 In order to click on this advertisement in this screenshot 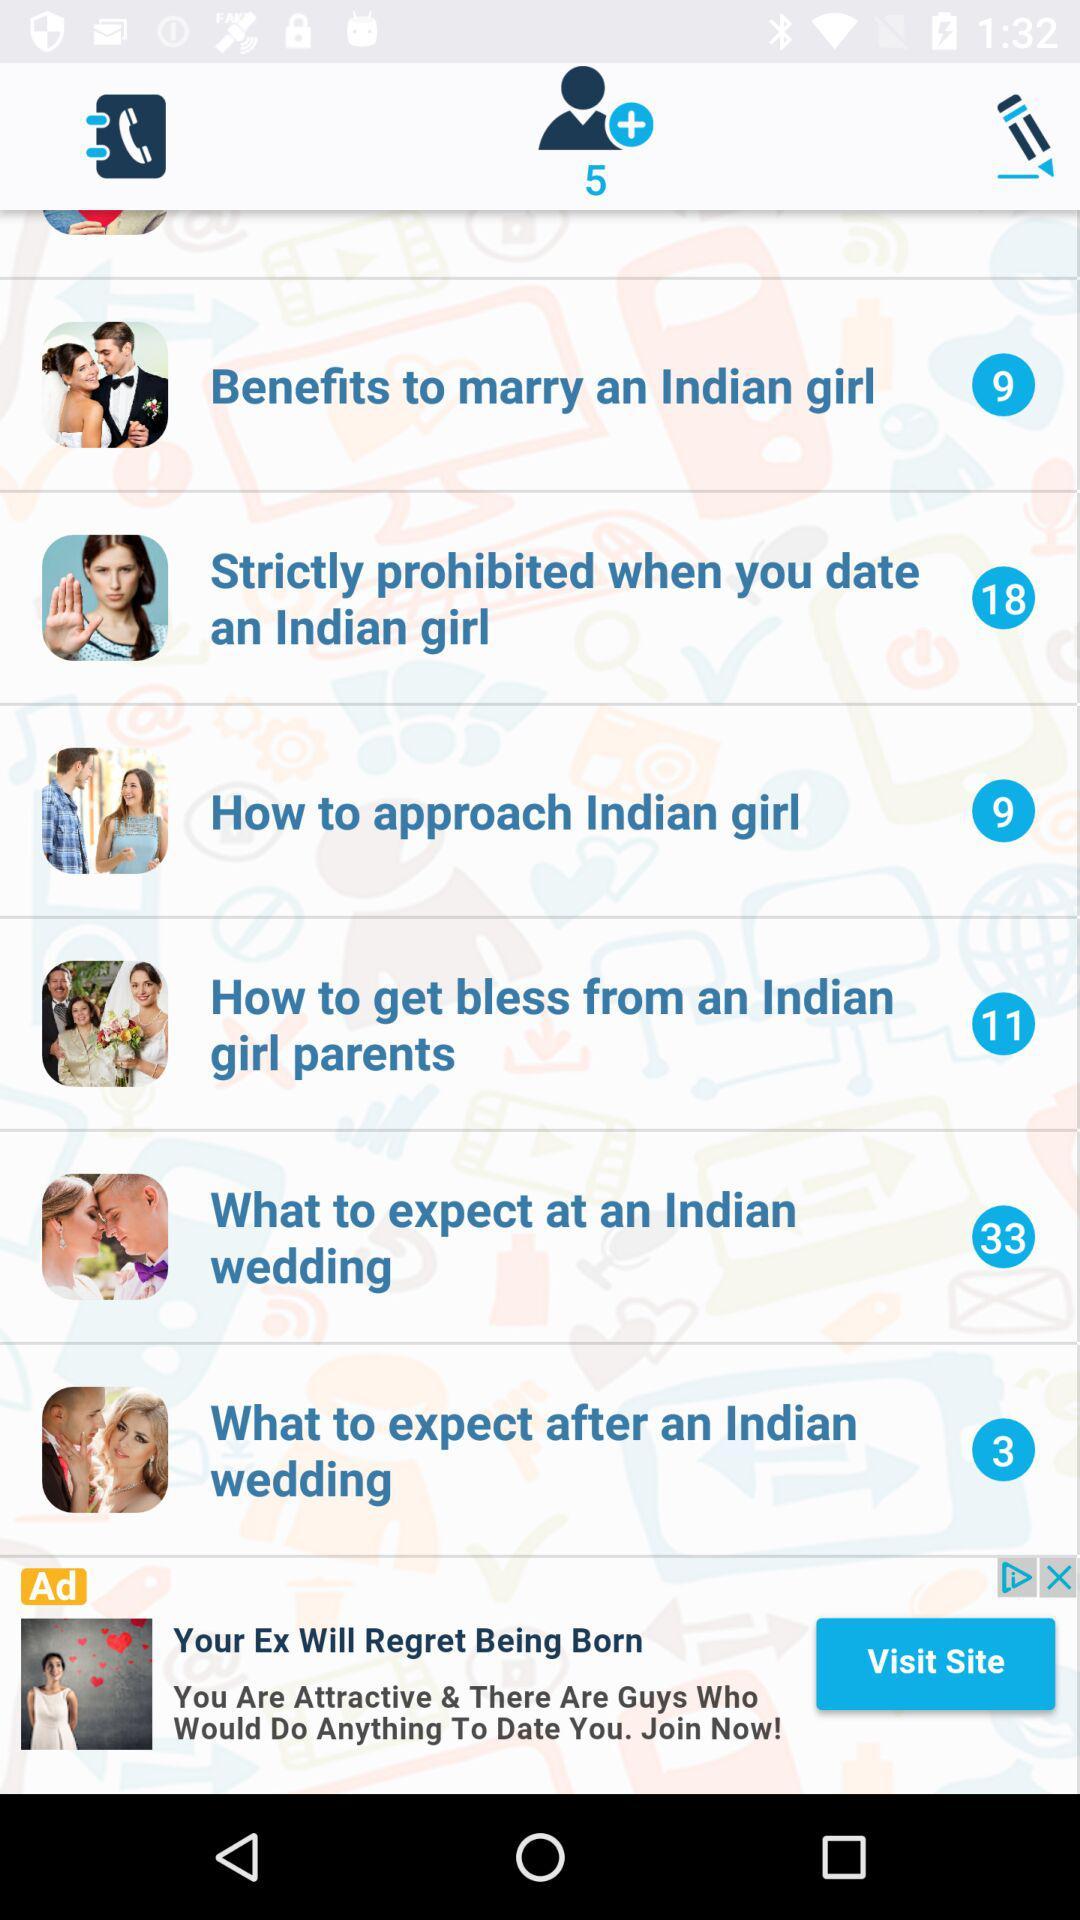, I will do `click(537, 1675)`.